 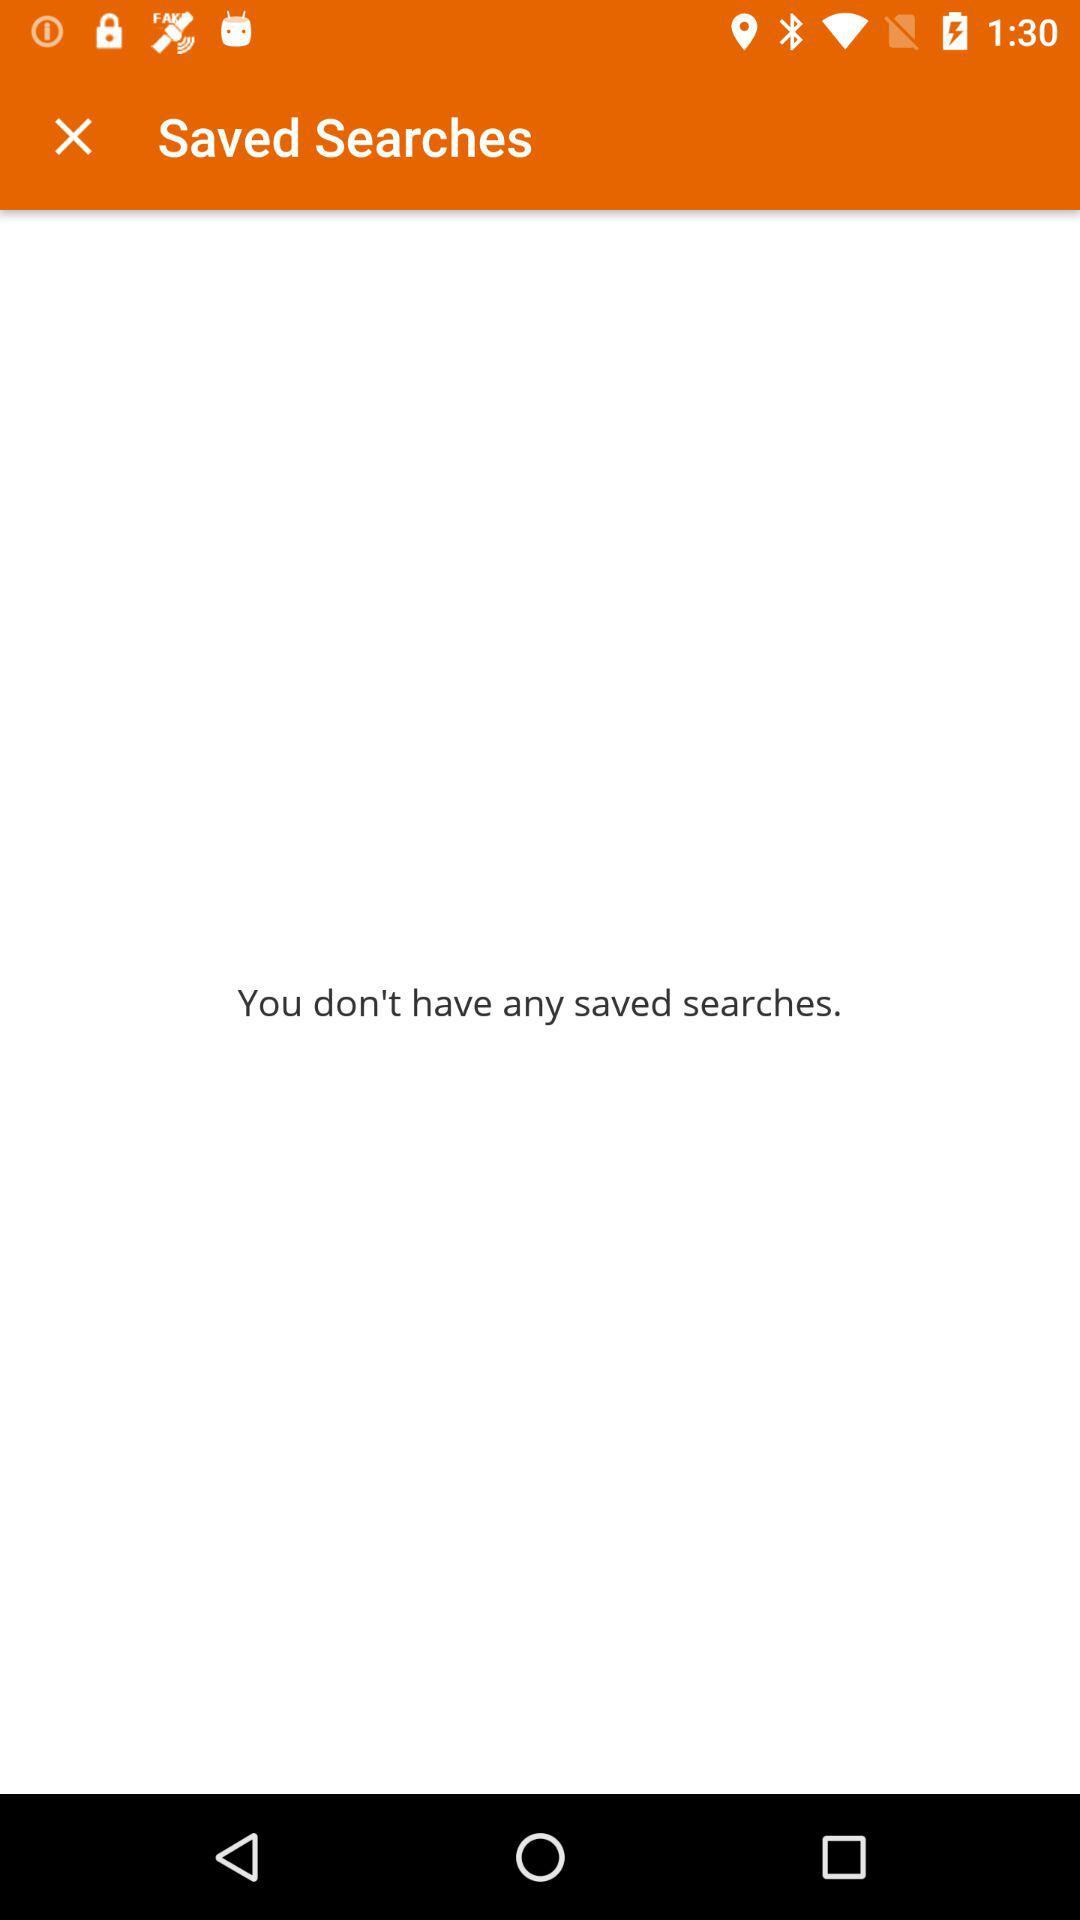 I want to click on the app next to the saved searches item, so click(x=72, y=135).